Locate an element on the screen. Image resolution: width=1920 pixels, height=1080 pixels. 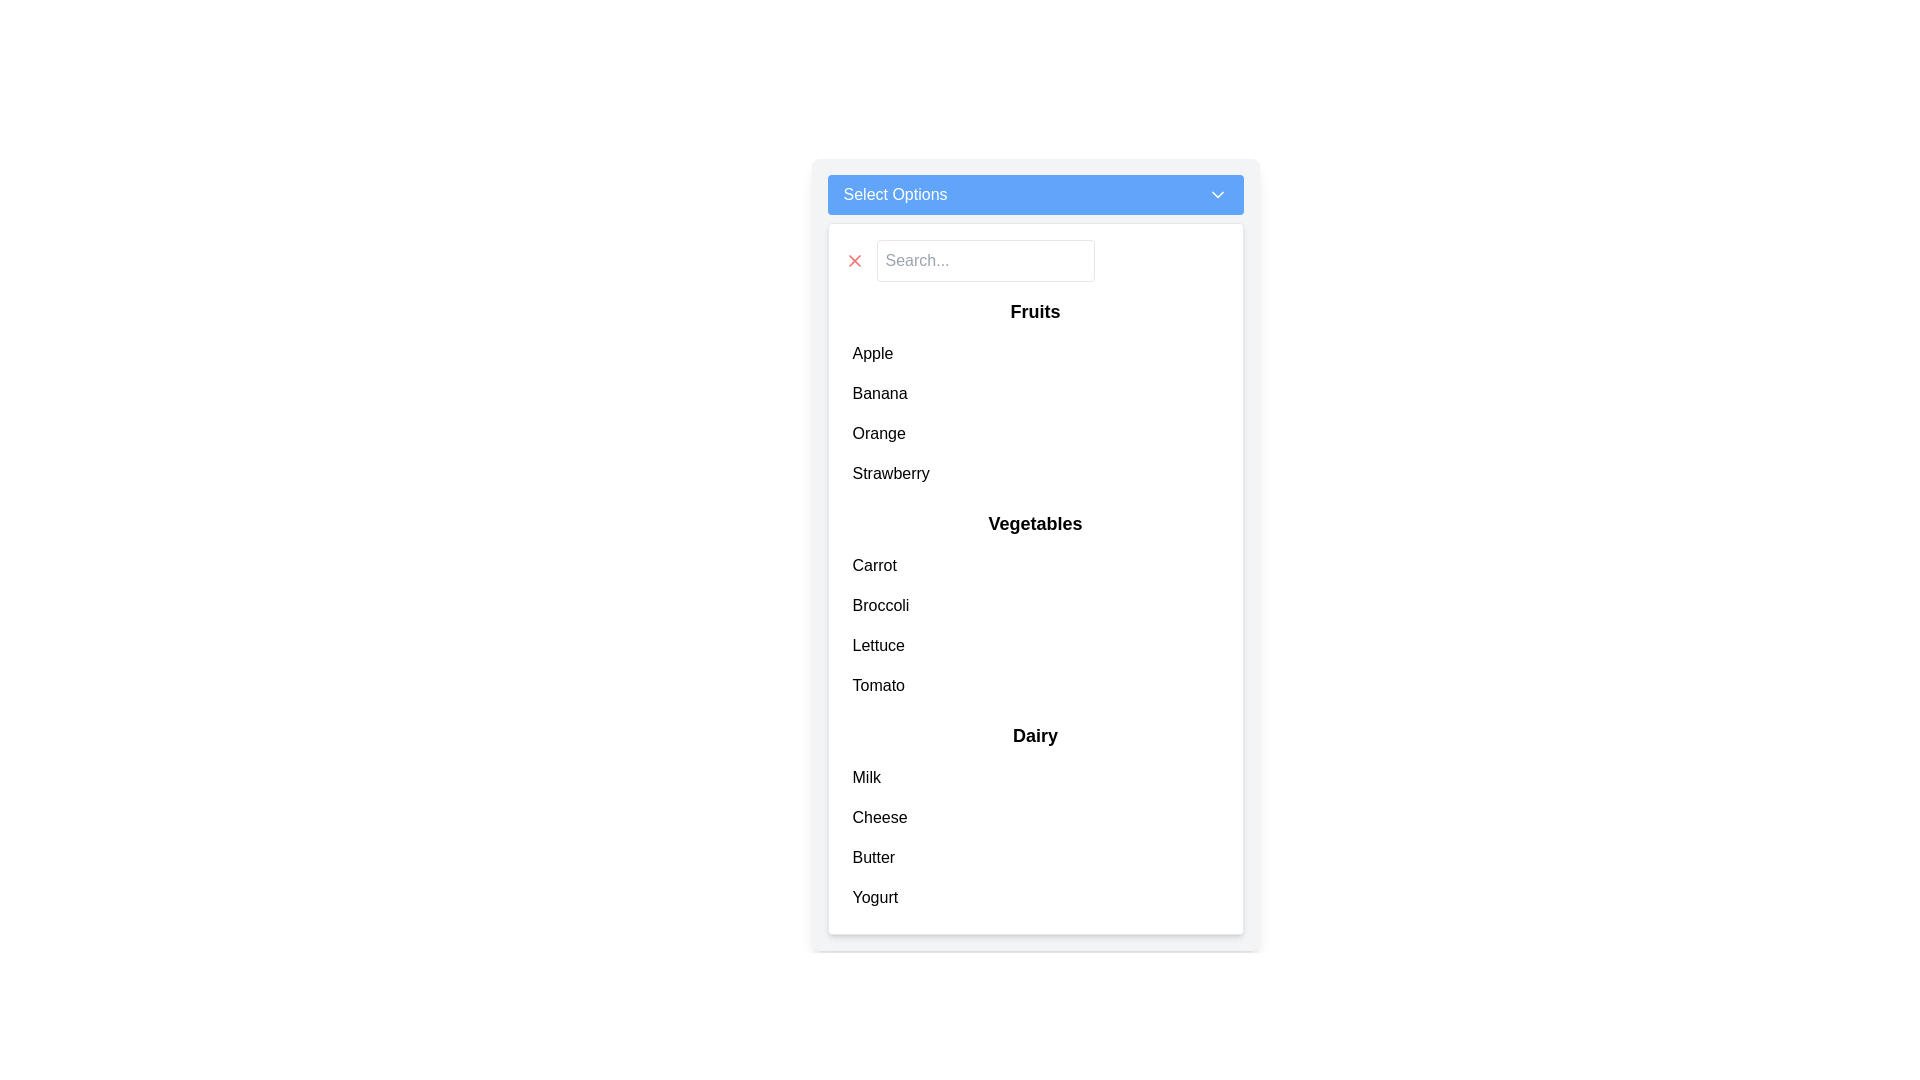
the text label displaying the word 'Banana' in the vertically arranged list of items under the category 'Fruits' is located at coordinates (880, 393).